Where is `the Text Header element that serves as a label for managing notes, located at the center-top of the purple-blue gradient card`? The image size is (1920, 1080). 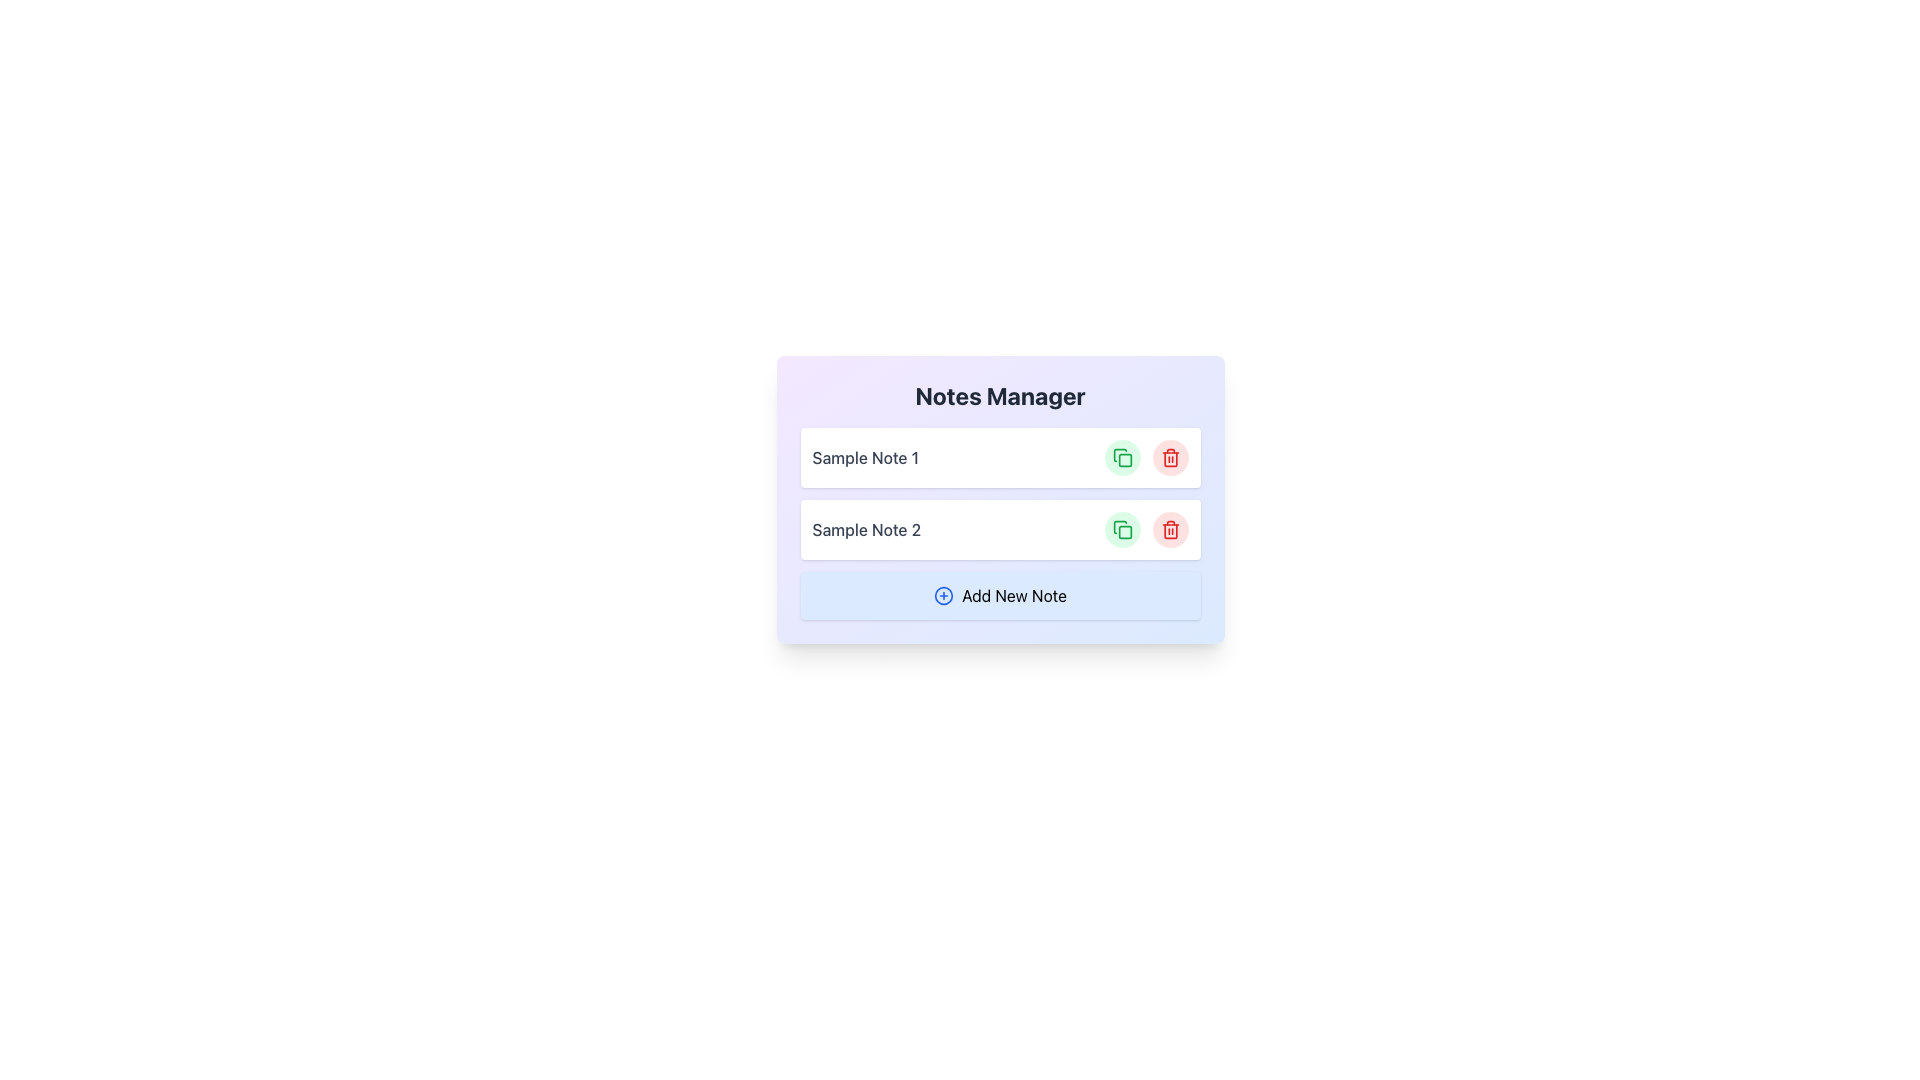 the Text Header element that serves as a label for managing notes, located at the center-top of the purple-blue gradient card is located at coordinates (1000, 396).